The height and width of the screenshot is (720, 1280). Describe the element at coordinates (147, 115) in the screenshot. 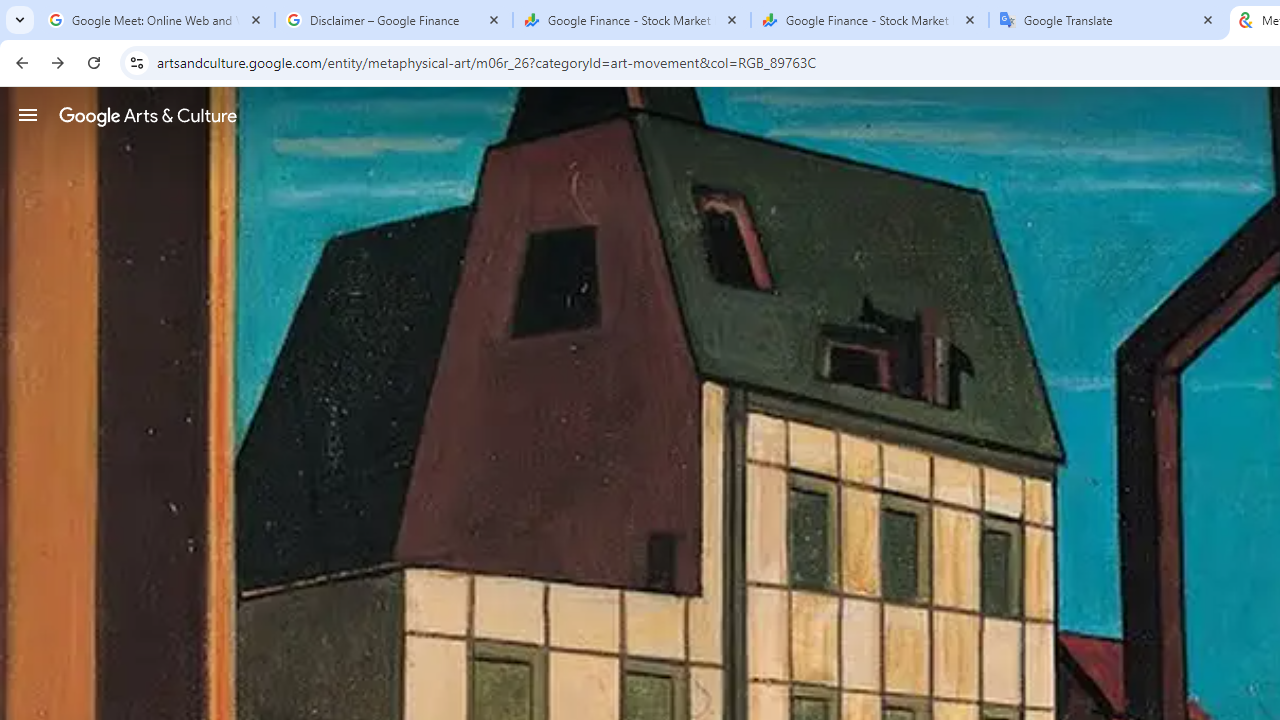

I see `'Google Arts & Culture'` at that location.